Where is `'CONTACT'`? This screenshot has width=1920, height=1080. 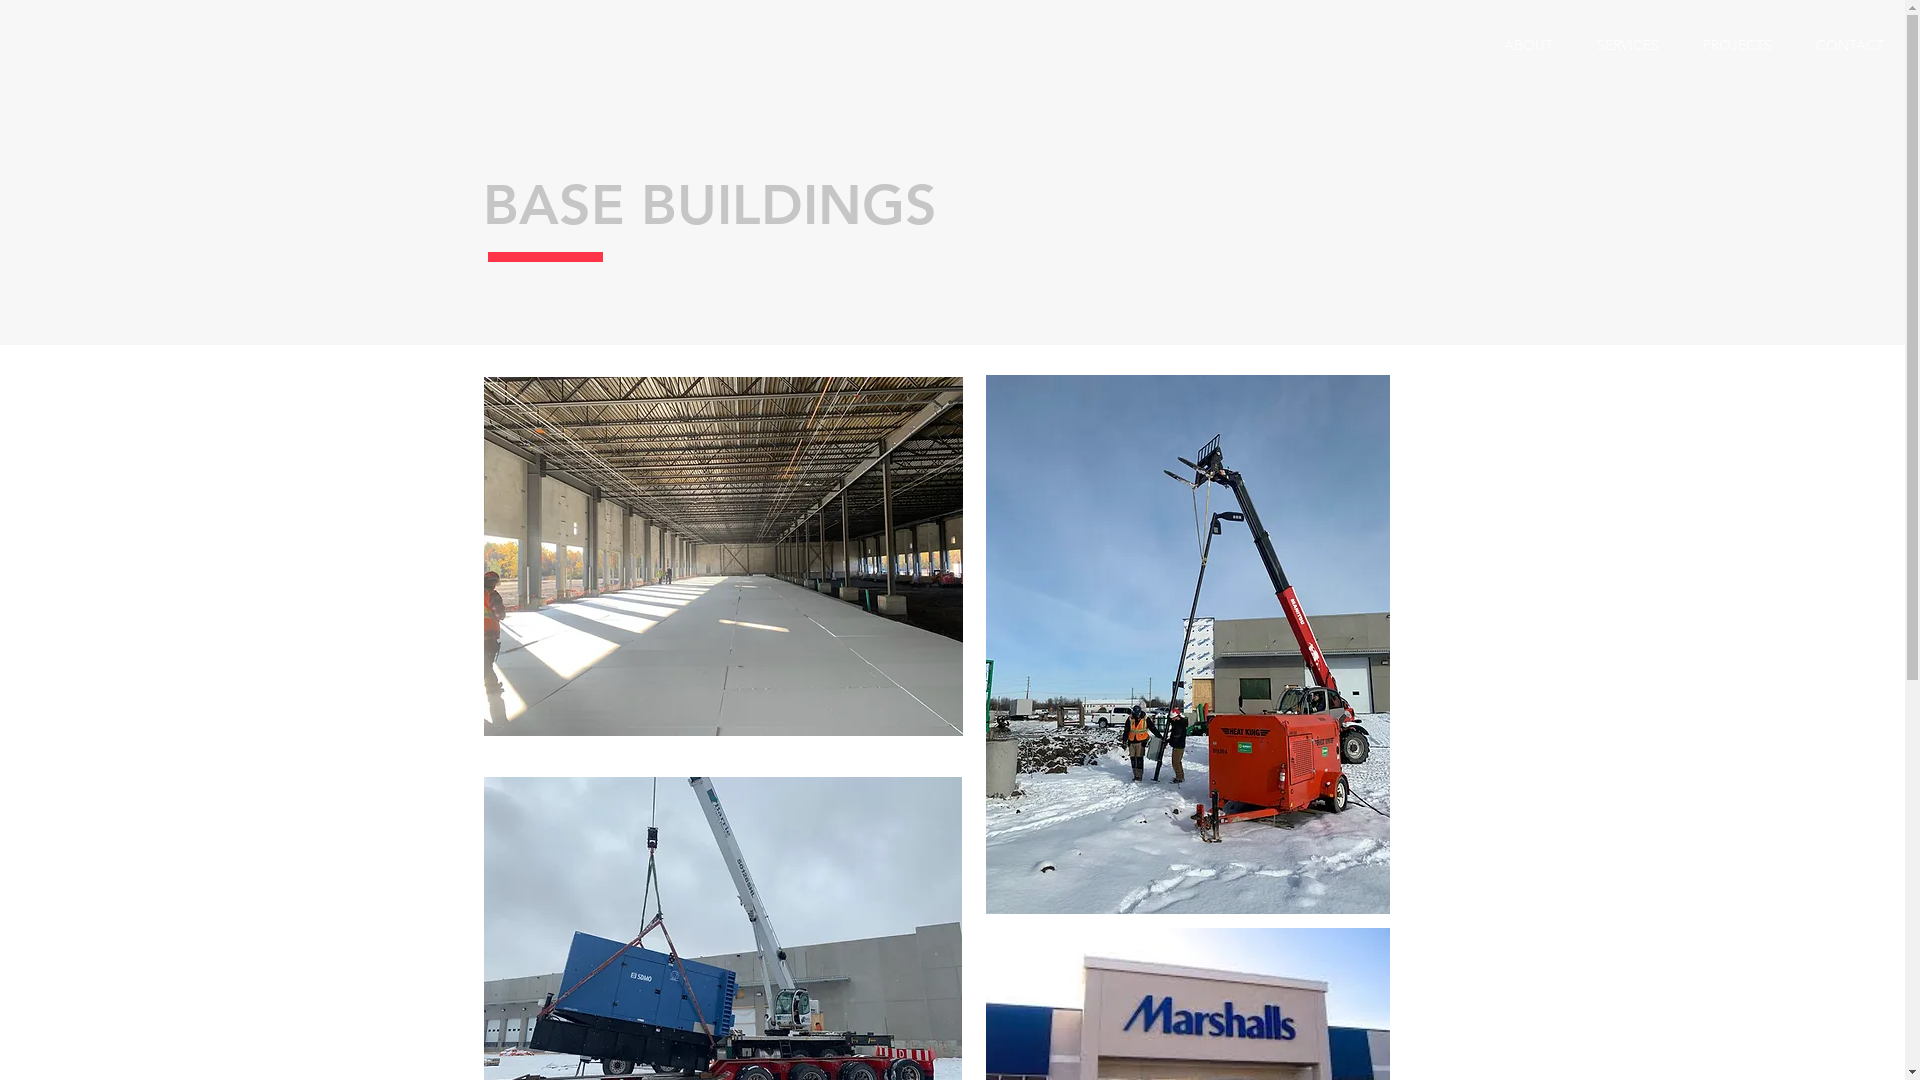 'CONTACT' is located at coordinates (1848, 45).